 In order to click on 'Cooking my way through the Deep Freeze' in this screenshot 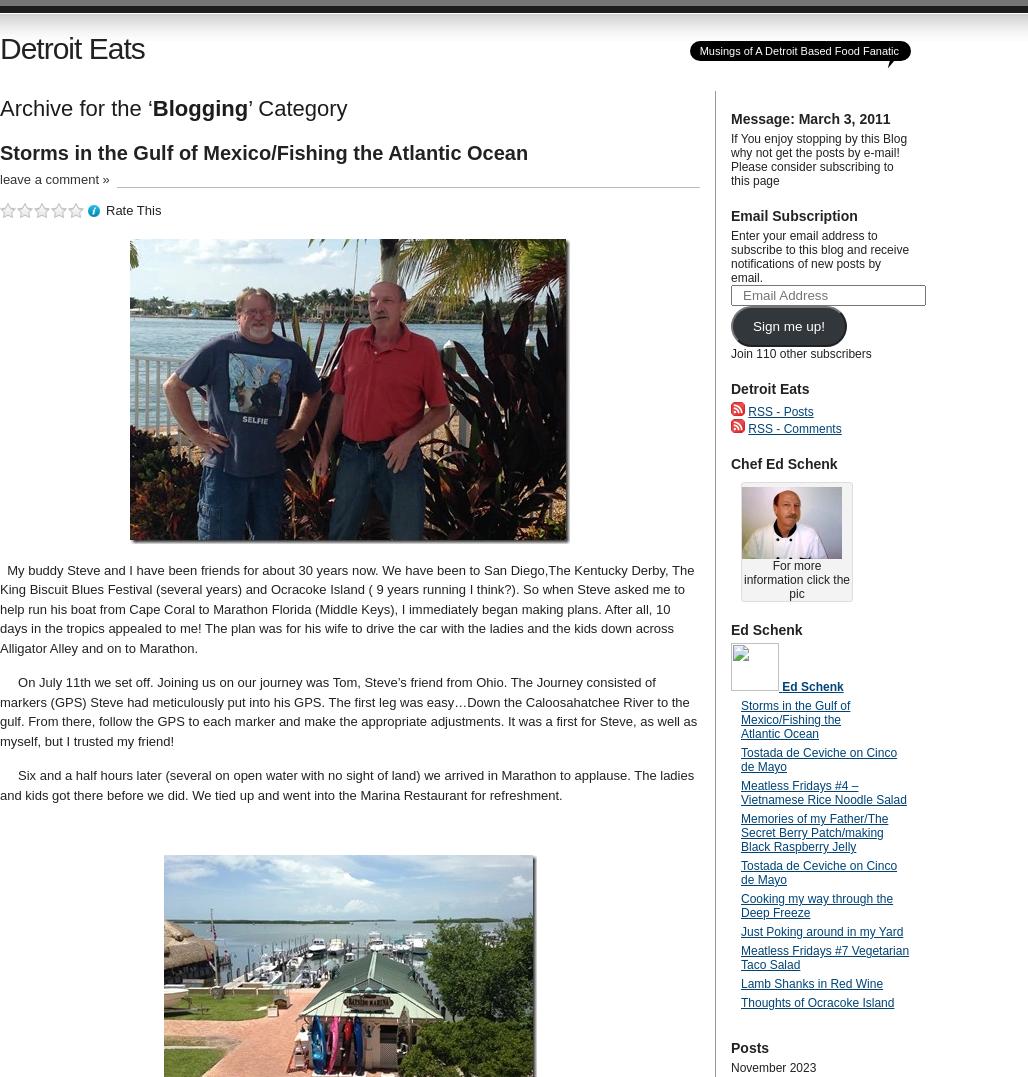, I will do `click(816, 905)`.